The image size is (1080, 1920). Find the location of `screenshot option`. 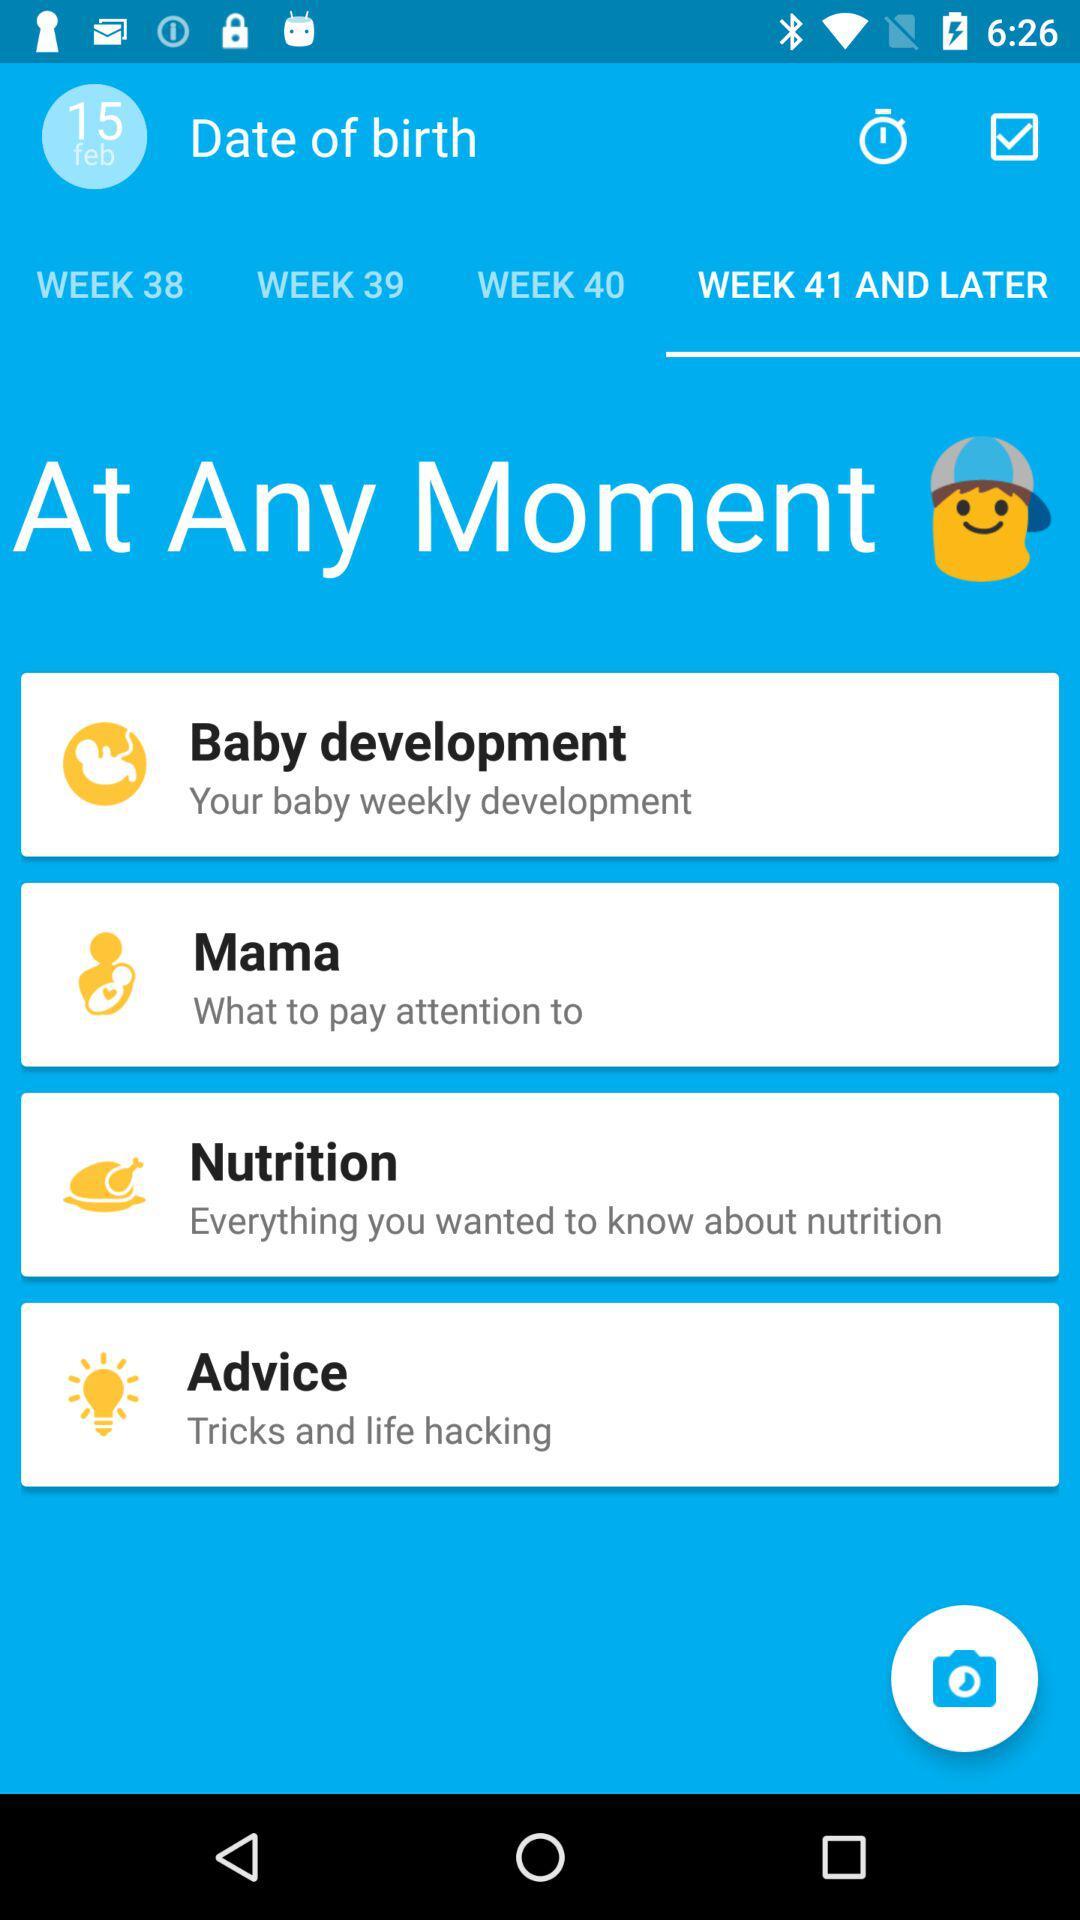

screenshot option is located at coordinates (963, 1678).